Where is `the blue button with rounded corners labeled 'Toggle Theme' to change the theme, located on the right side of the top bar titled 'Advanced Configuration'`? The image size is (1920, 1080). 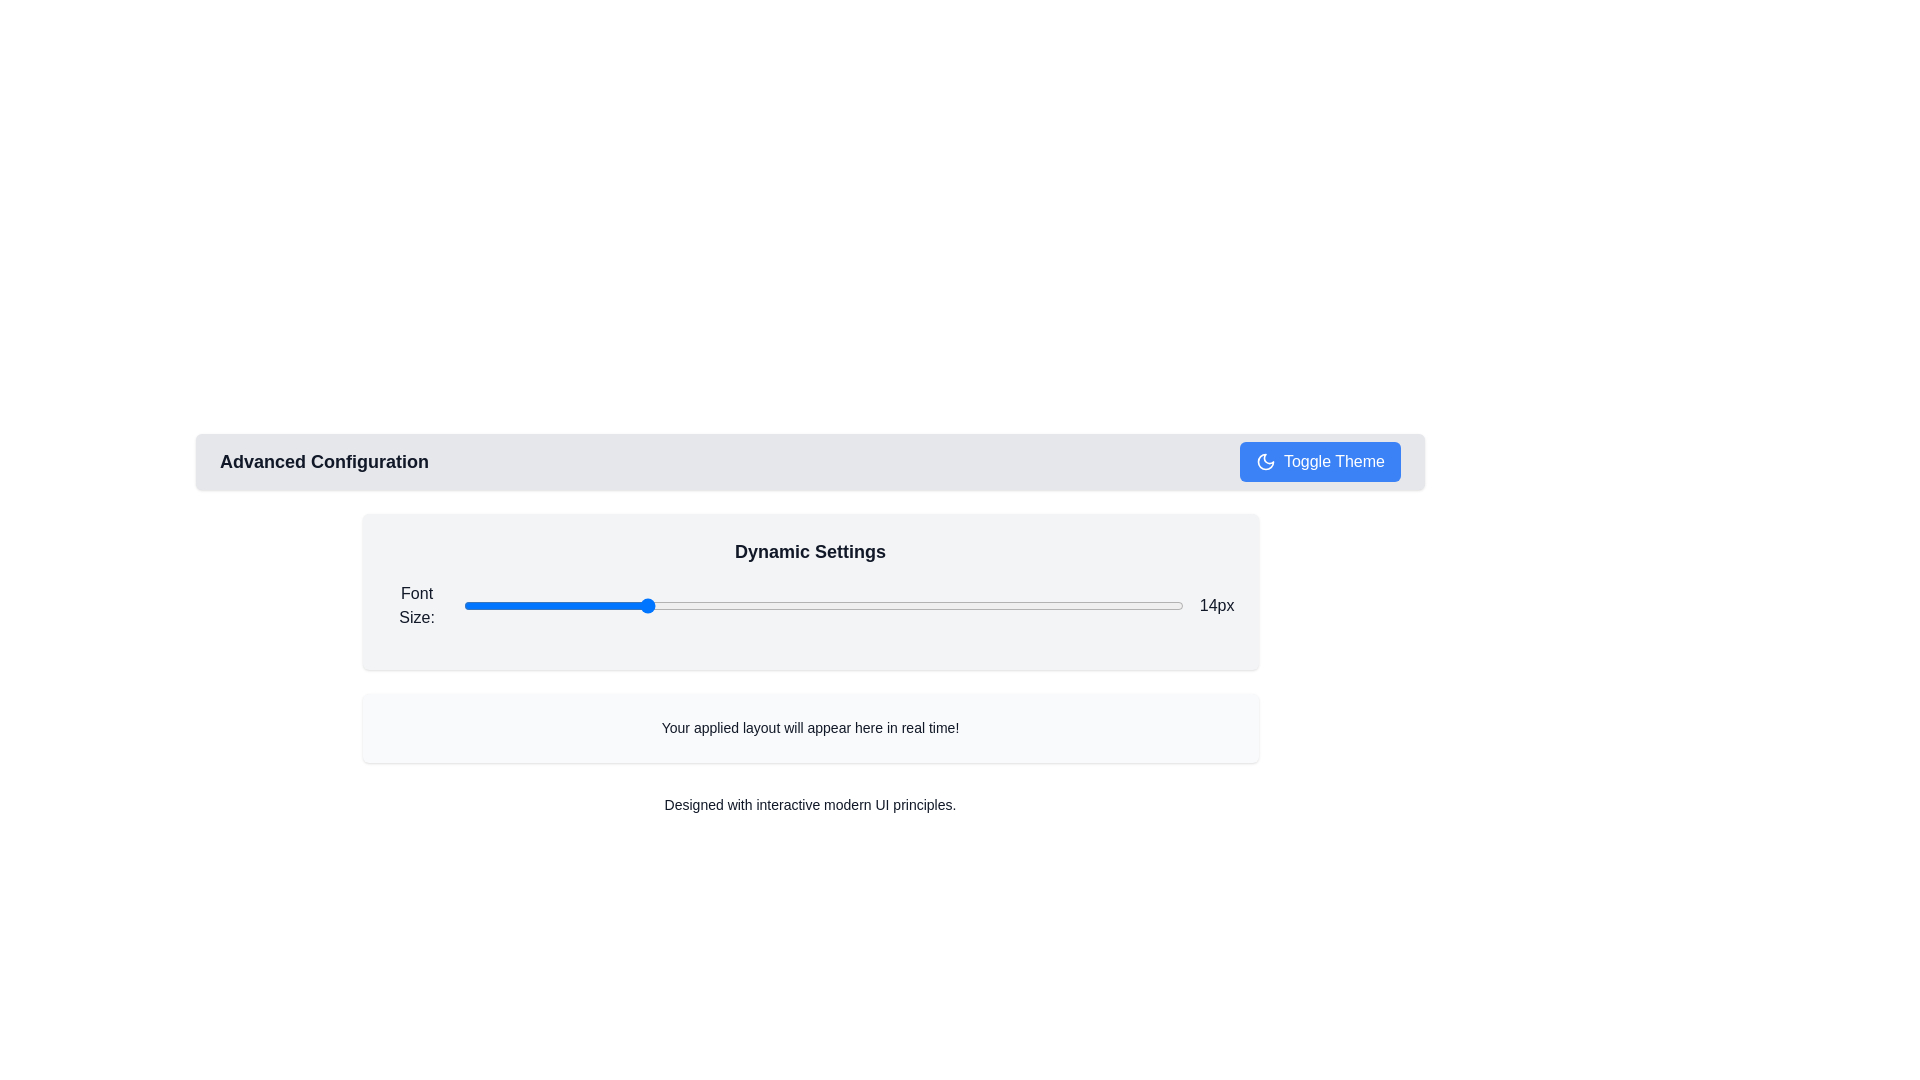
the blue button with rounded corners labeled 'Toggle Theme' to change the theme, located on the right side of the top bar titled 'Advanced Configuration' is located at coordinates (1320, 462).